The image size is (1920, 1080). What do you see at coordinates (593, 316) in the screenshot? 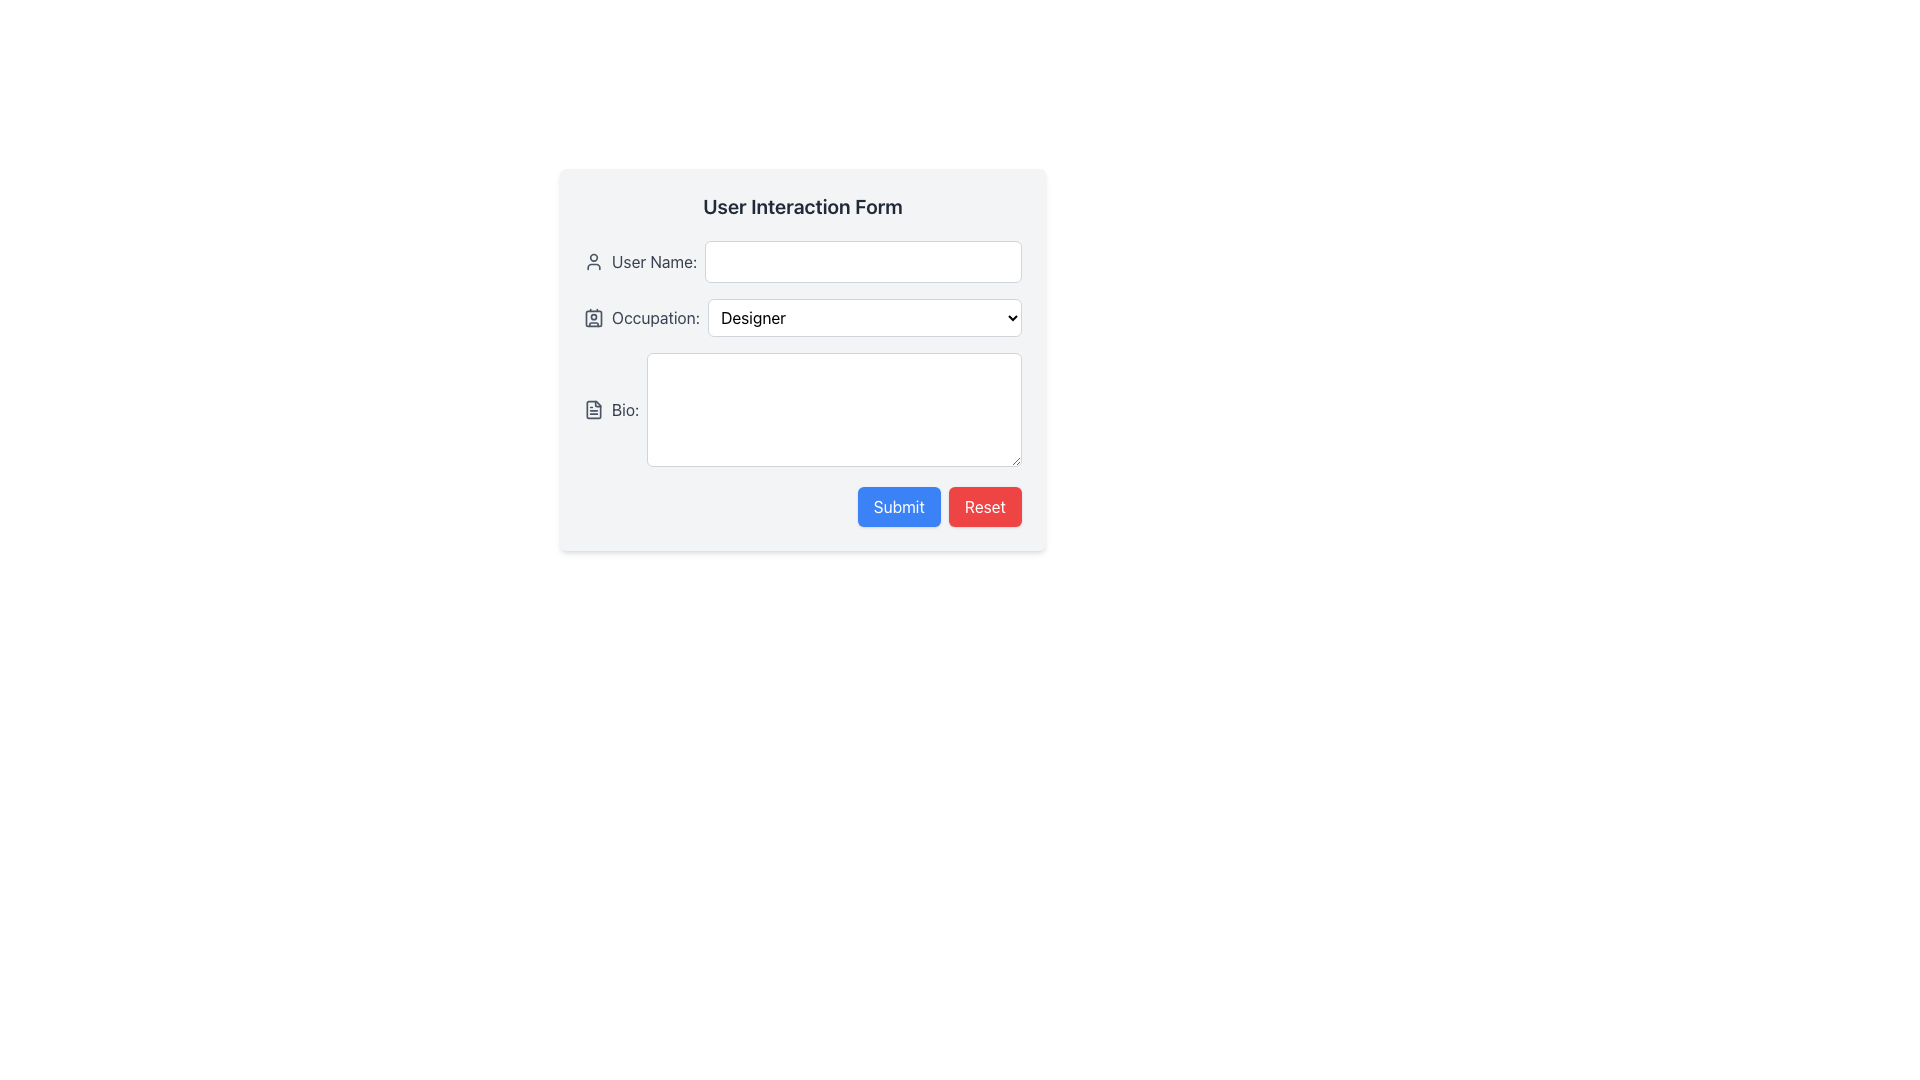
I see `the rectangle UI component that visually represents the 'Occupation' field within the form to enhance its aesthetic appeal` at bounding box center [593, 316].